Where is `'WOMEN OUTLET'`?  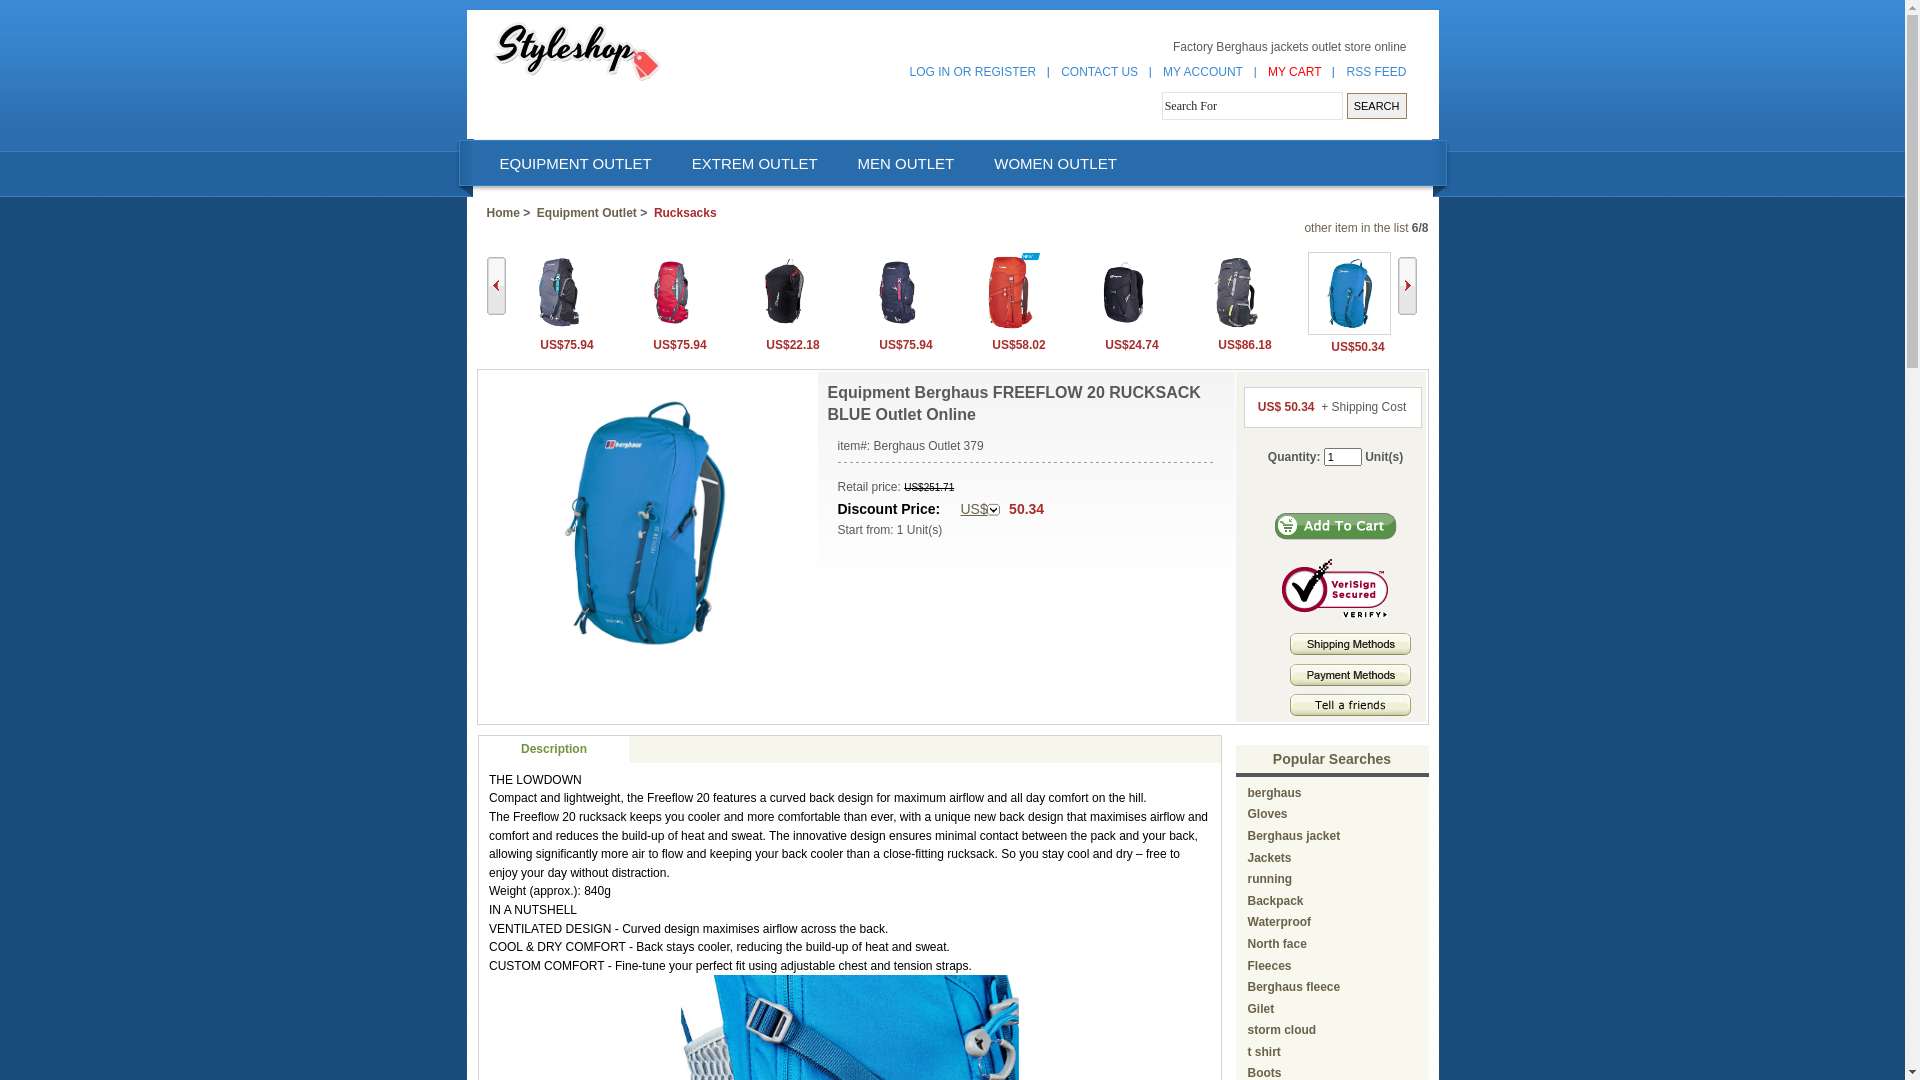 'WOMEN OUTLET' is located at coordinates (1054, 162).